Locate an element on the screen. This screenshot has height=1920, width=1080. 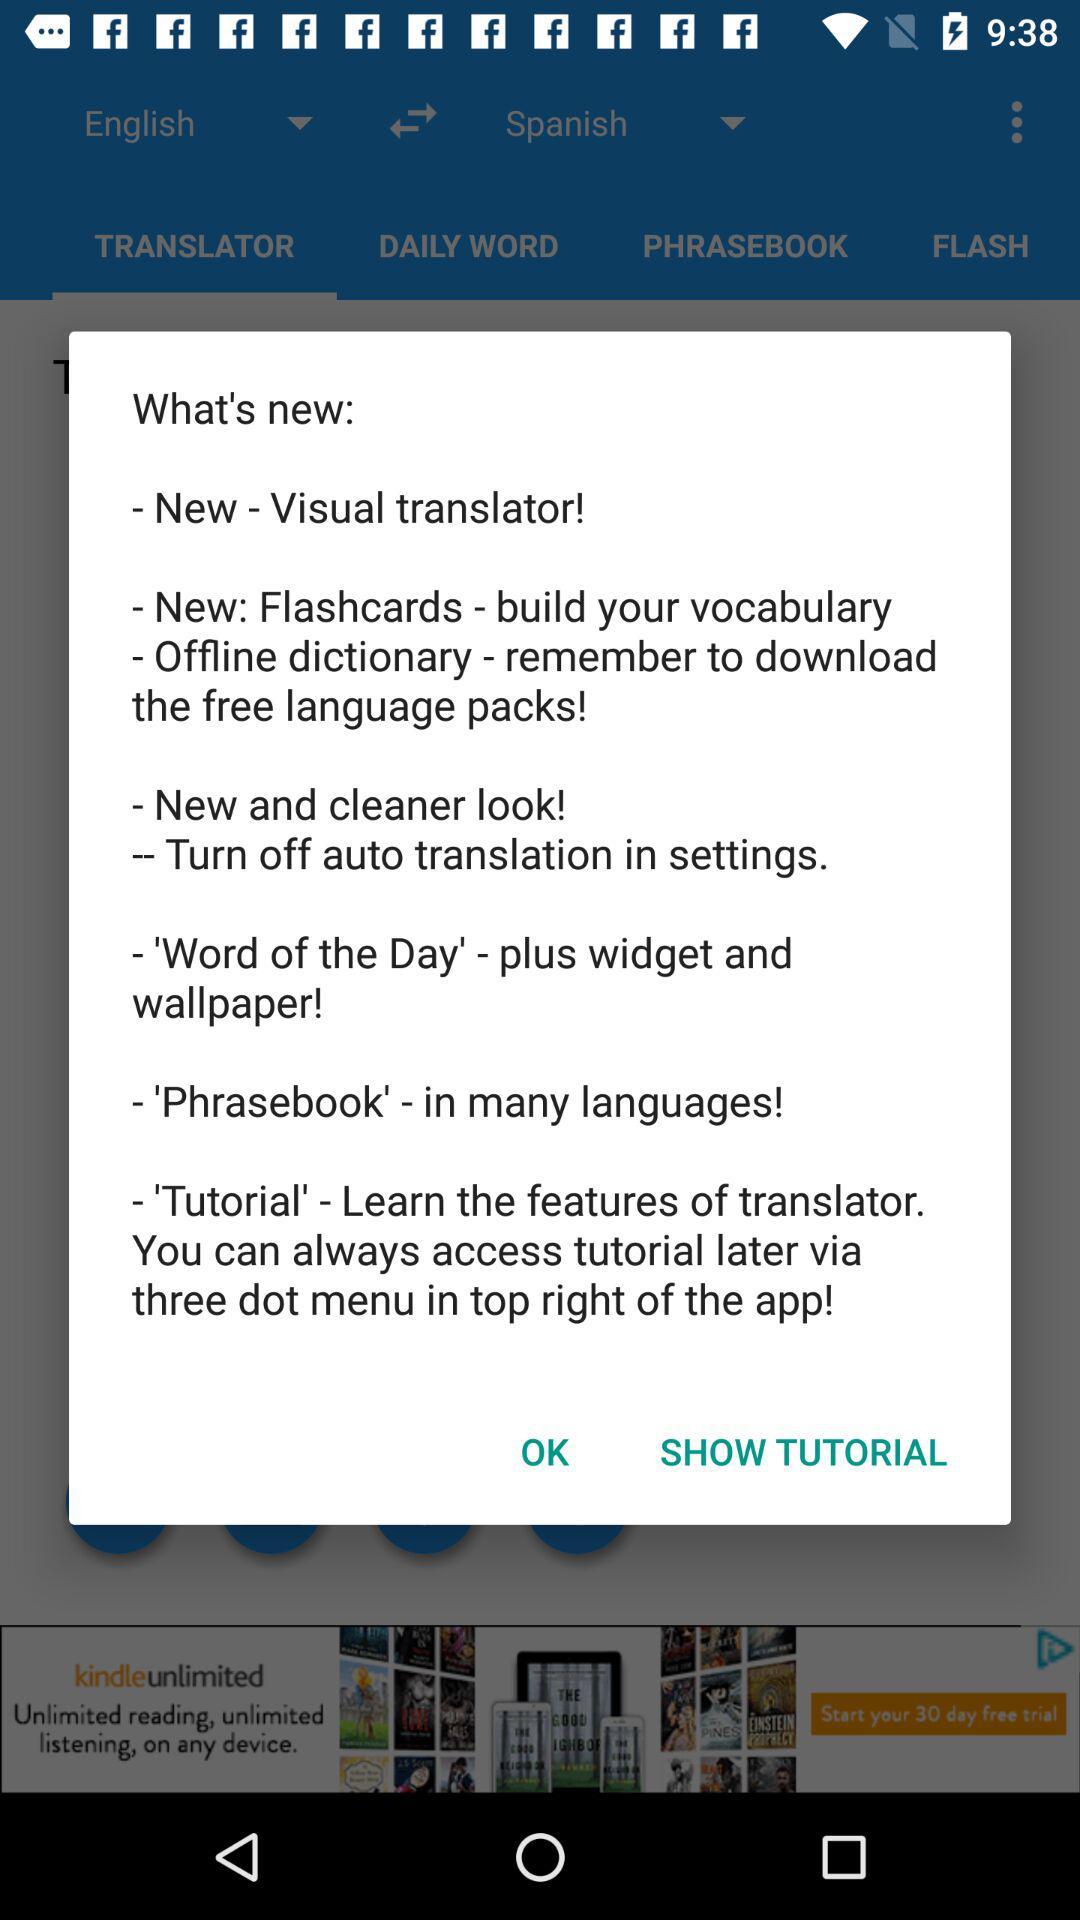
the ok at the bottom is located at coordinates (544, 1451).